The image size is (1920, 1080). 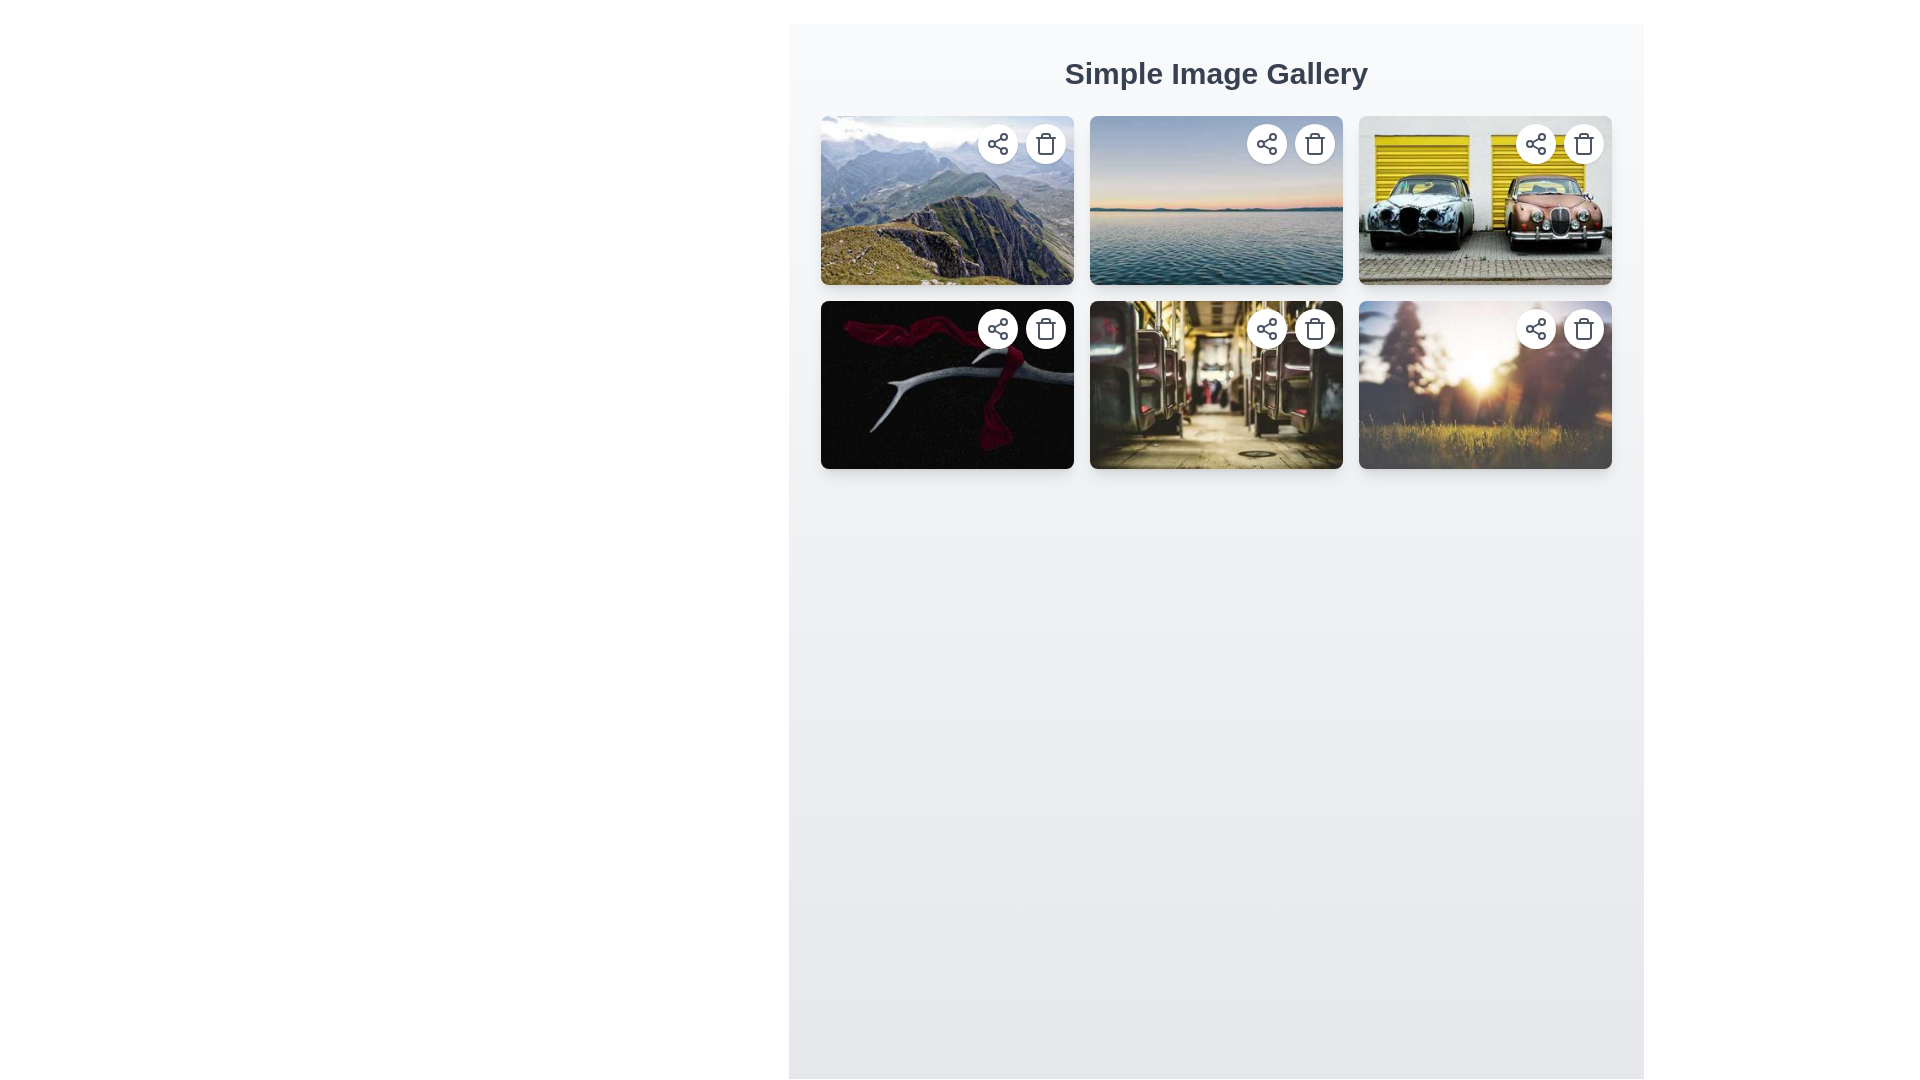 What do you see at coordinates (1535, 326) in the screenshot?
I see `the circular button with a white background and a gray border that contains a share icon, located in the top-right corner of the fourth image in the second row of the gallery grid` at bounding box center [1535, 326].